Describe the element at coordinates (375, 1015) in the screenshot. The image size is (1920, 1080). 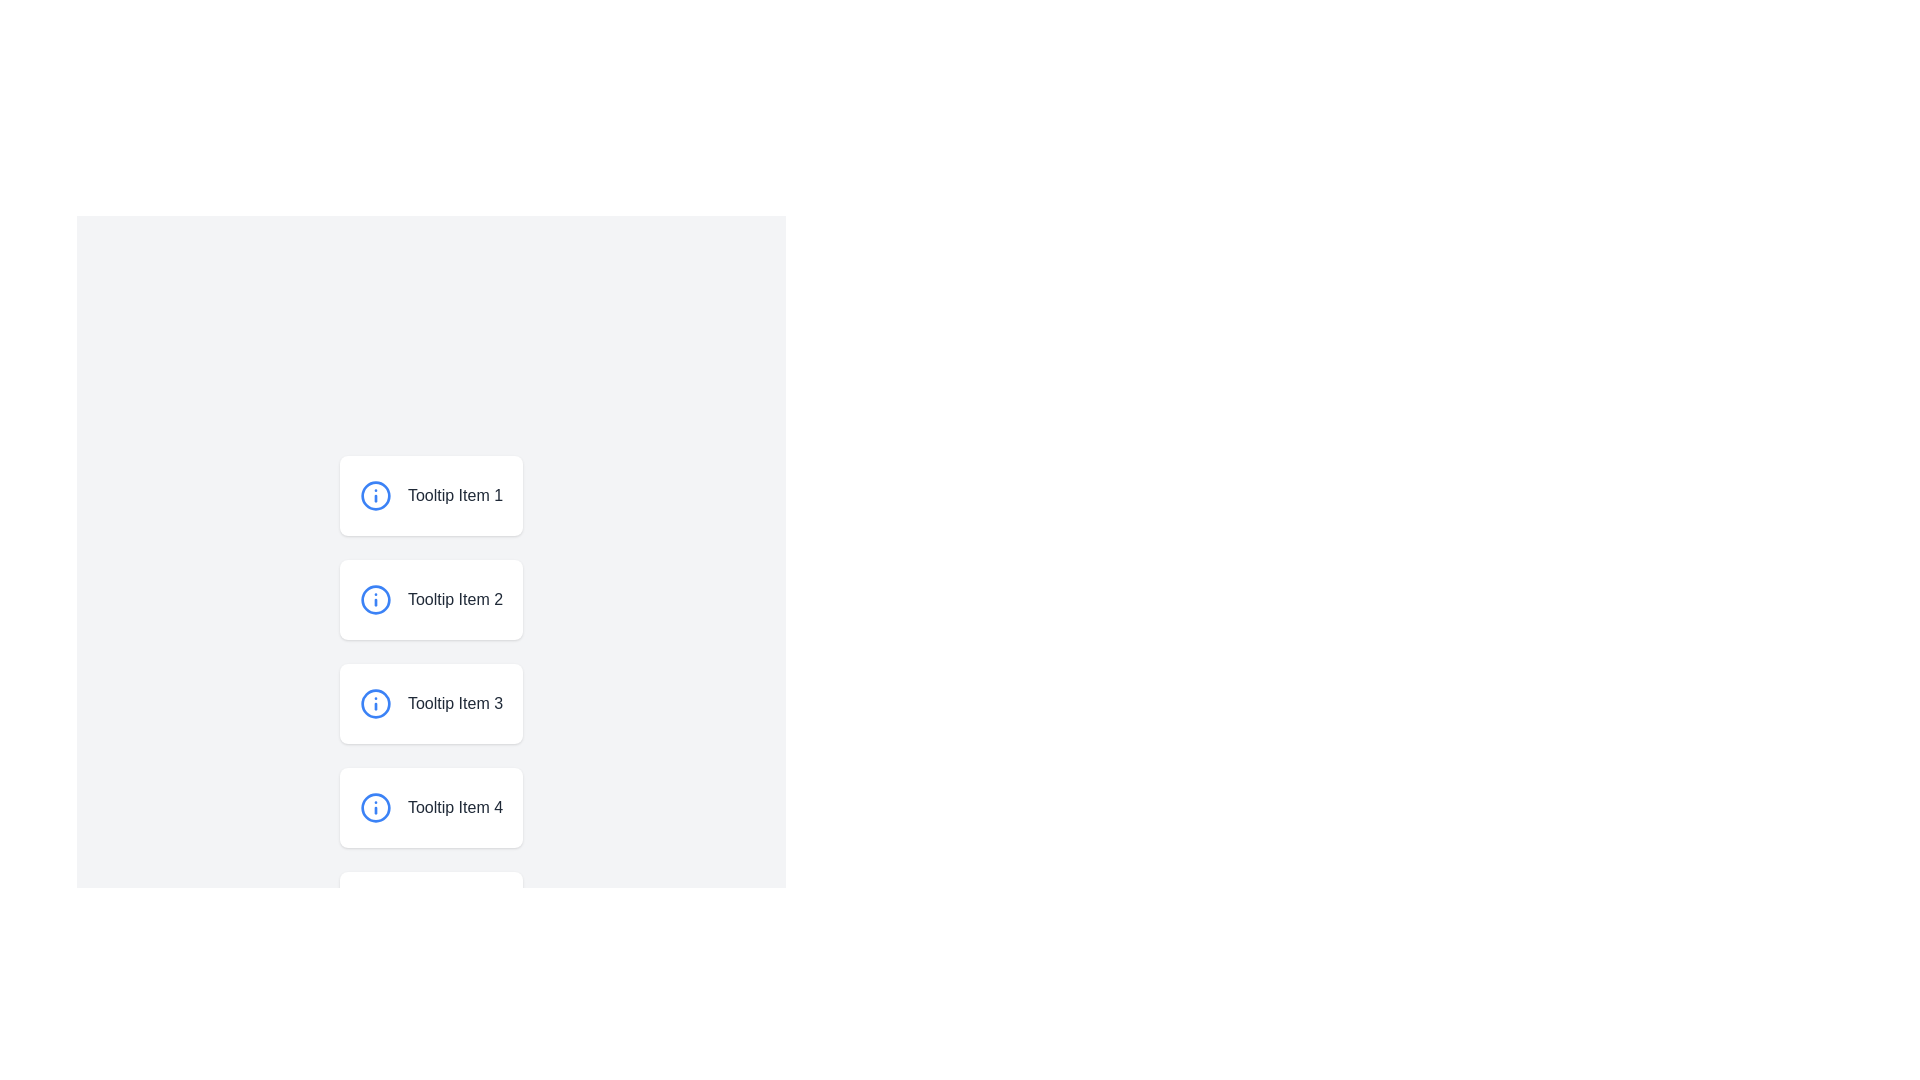
I see `the SVG graphical element (circle) representing an 'info' button to trigger a tooltip` at that location.